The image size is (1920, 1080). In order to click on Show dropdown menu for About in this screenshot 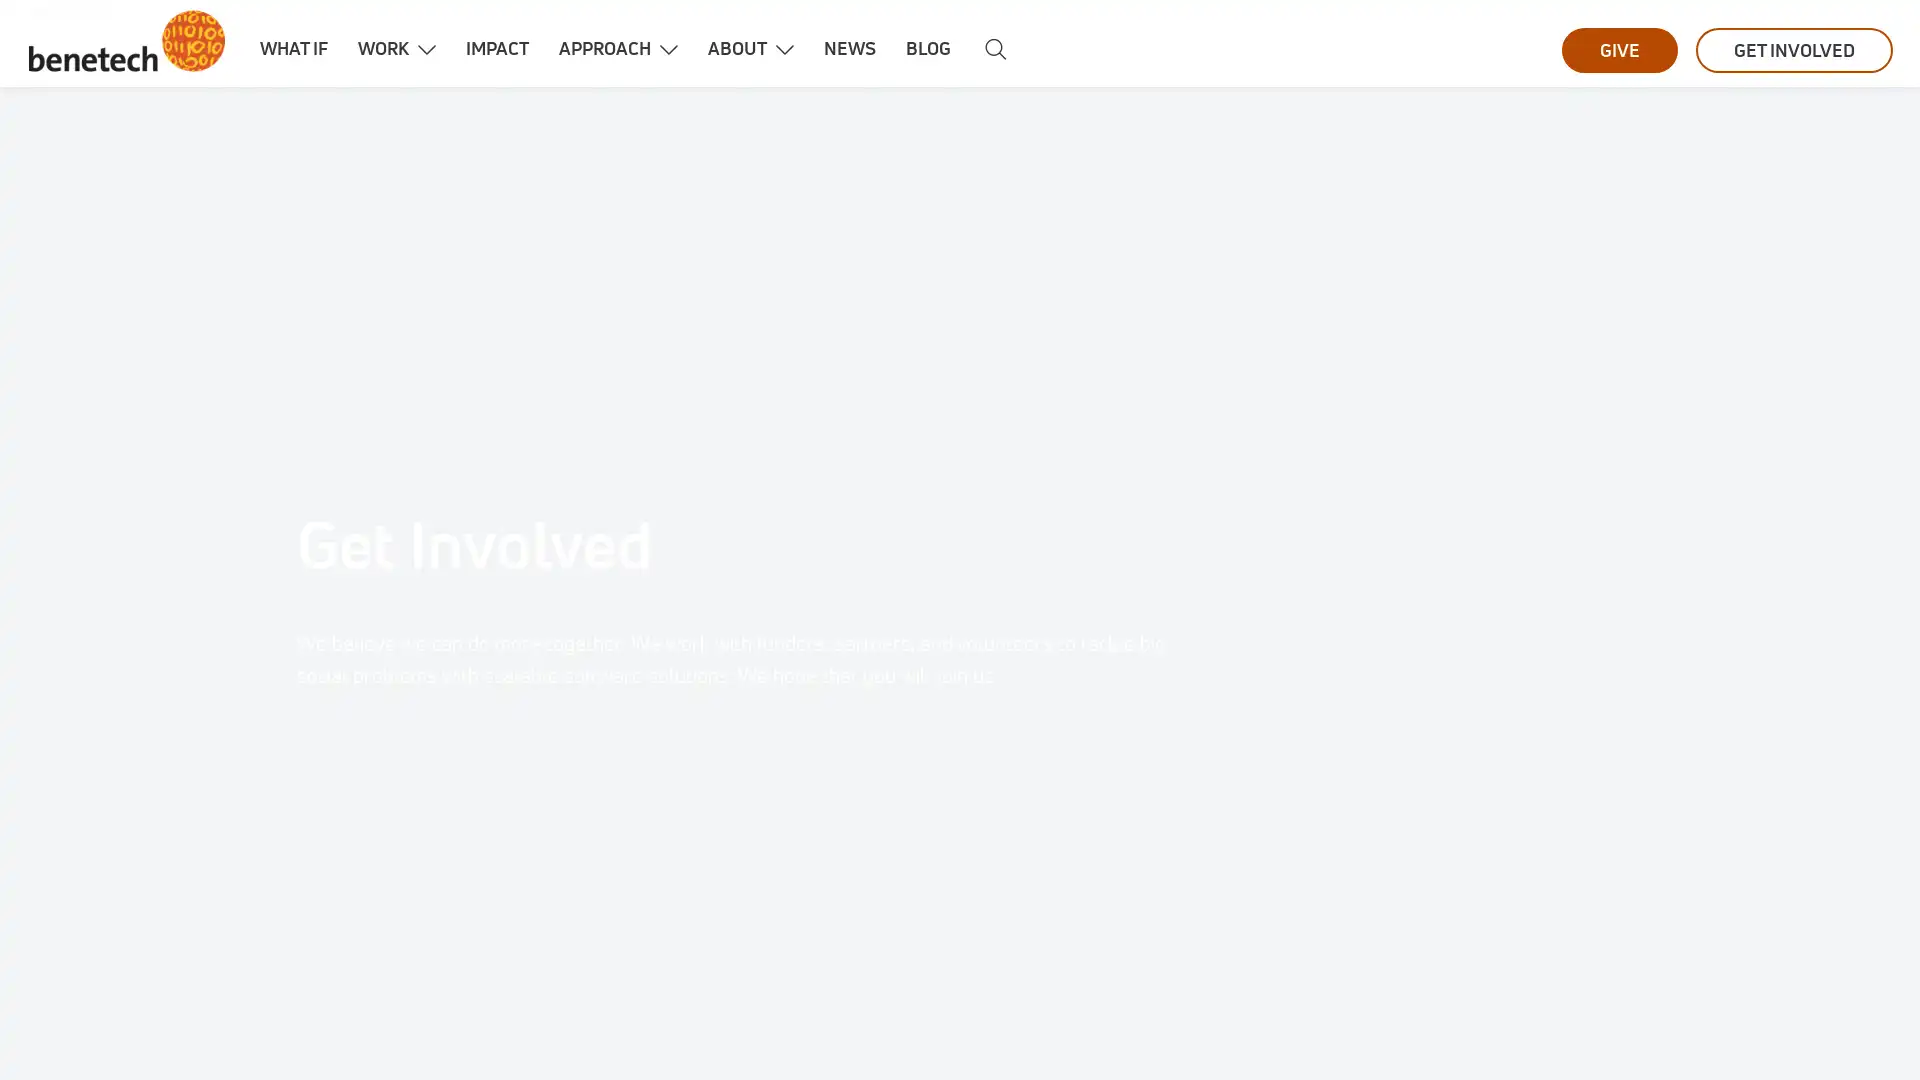, I will do `click(784, 49)`.